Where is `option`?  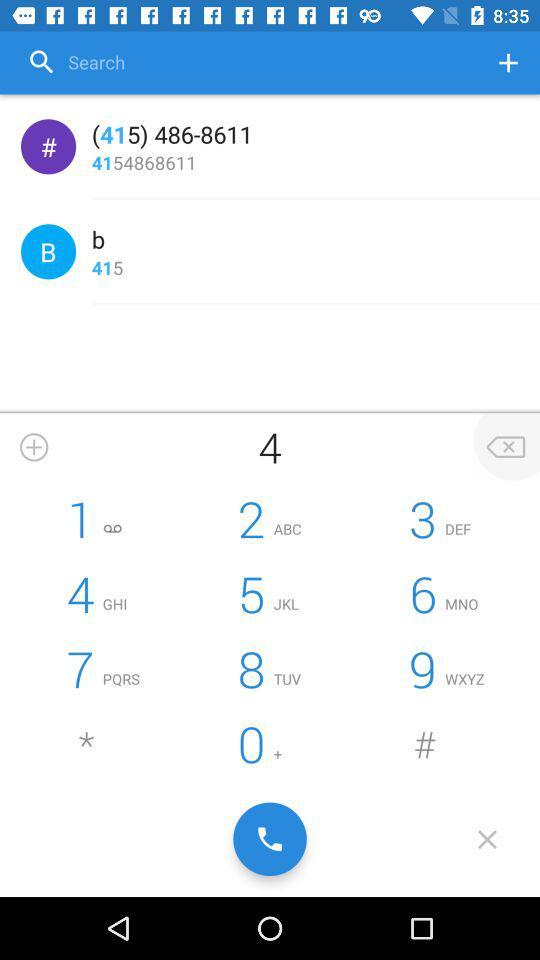
option is located at coordinates (248, 62).